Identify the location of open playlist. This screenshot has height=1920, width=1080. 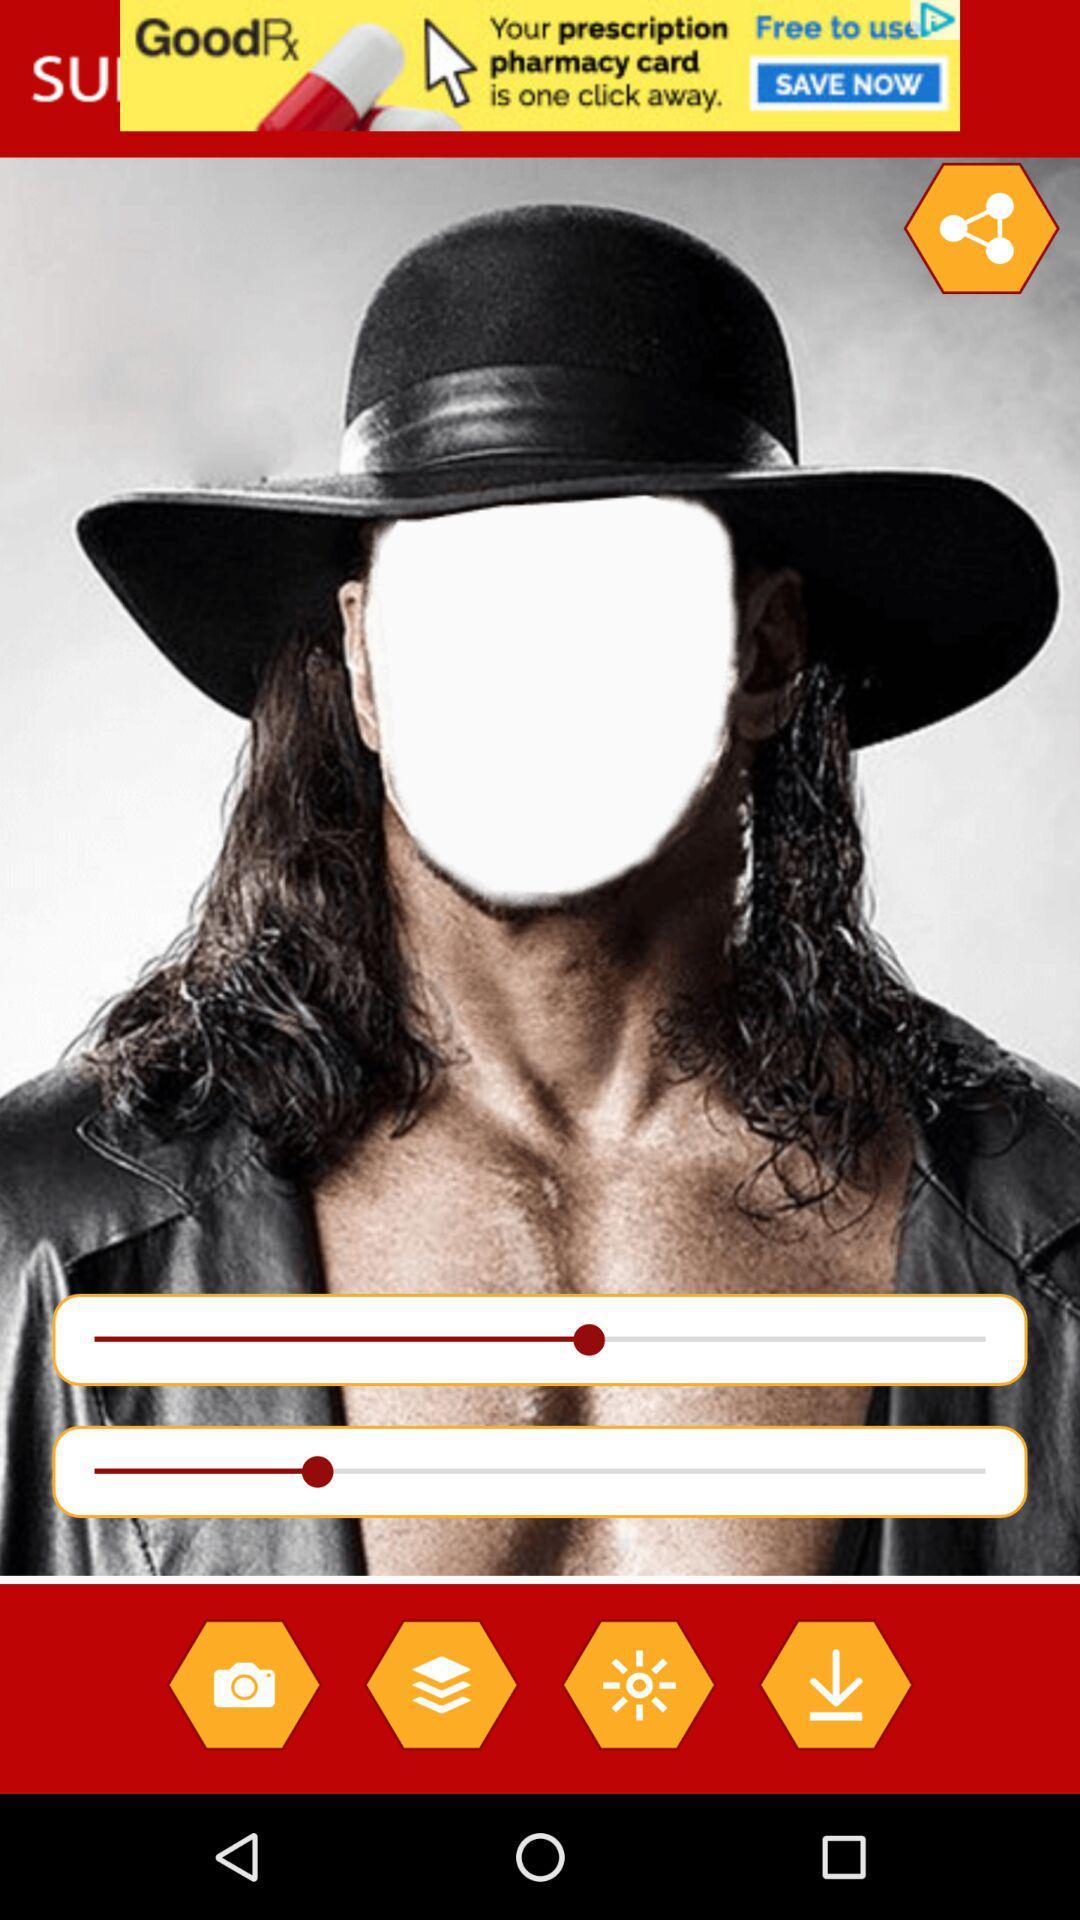
(440, 1683).